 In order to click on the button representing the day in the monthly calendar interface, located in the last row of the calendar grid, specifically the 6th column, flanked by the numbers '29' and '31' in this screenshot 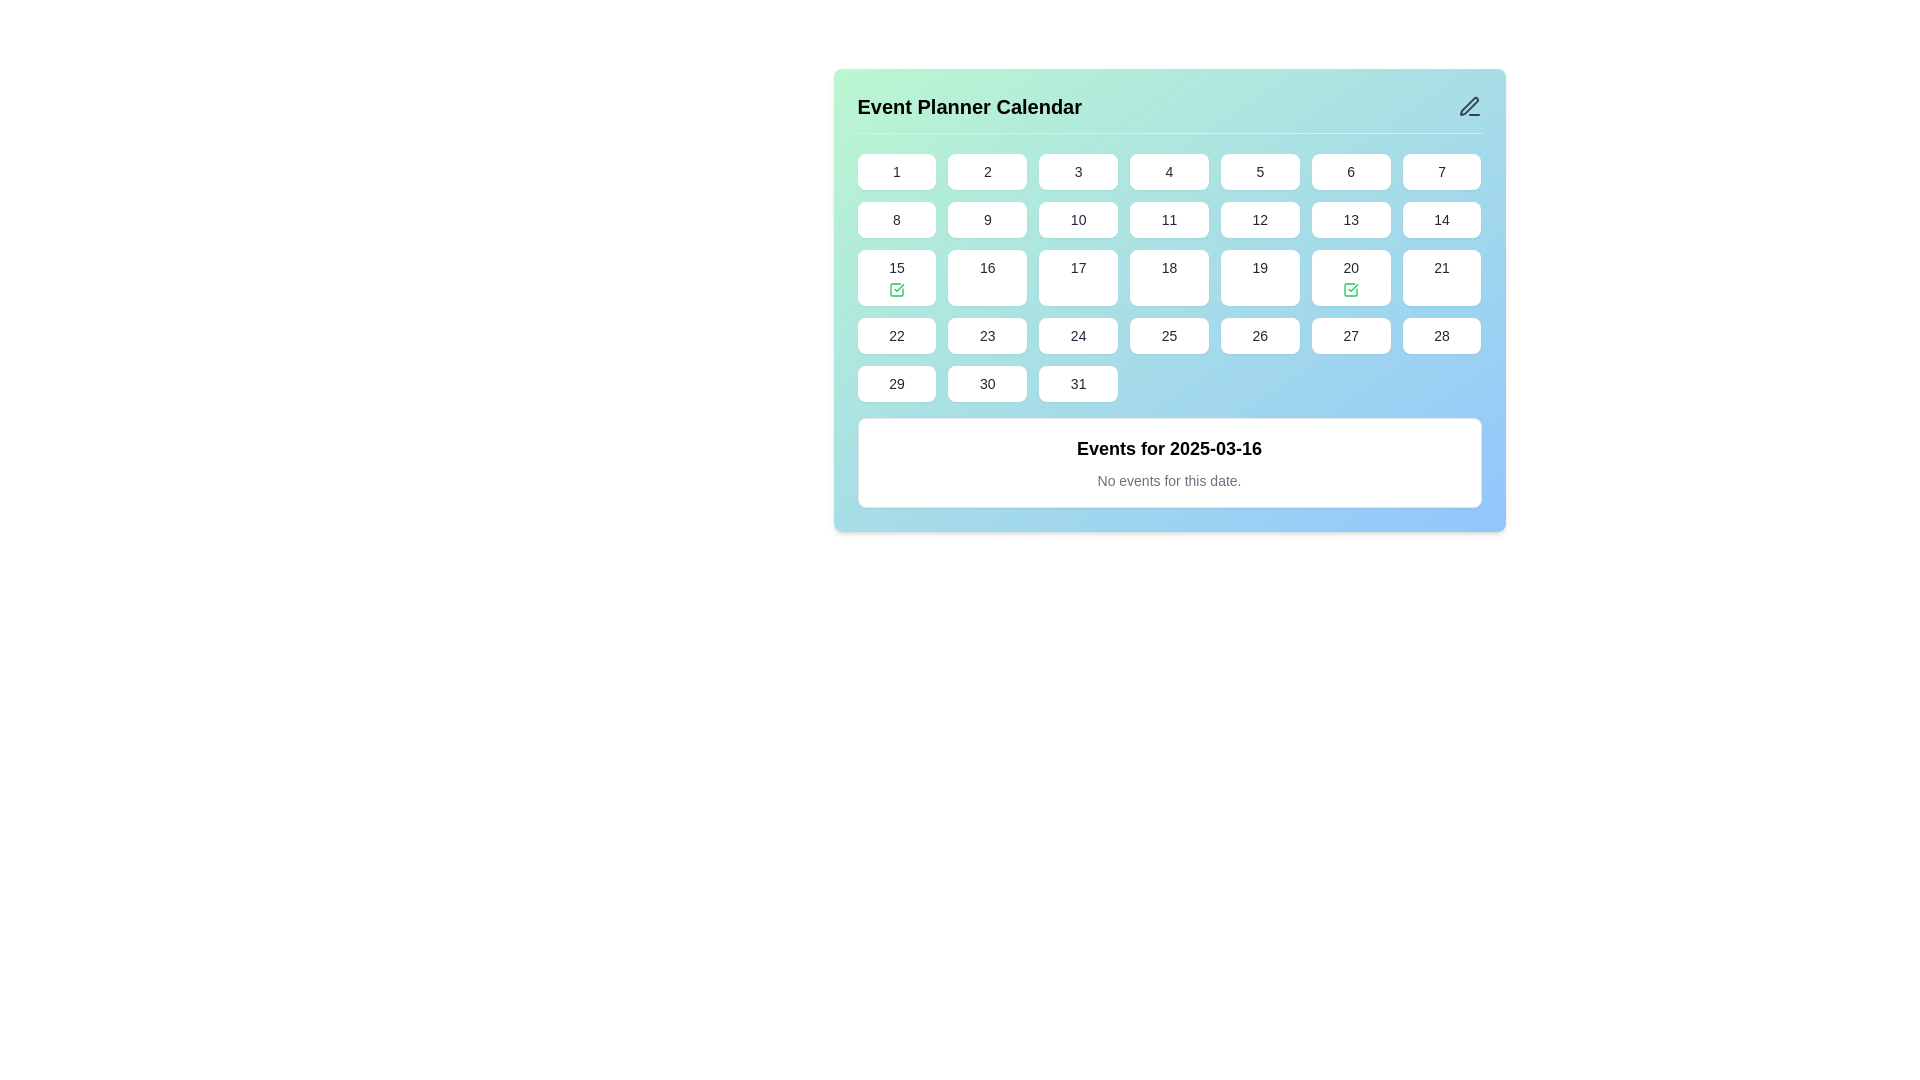, I will do `click(987, 384)`.